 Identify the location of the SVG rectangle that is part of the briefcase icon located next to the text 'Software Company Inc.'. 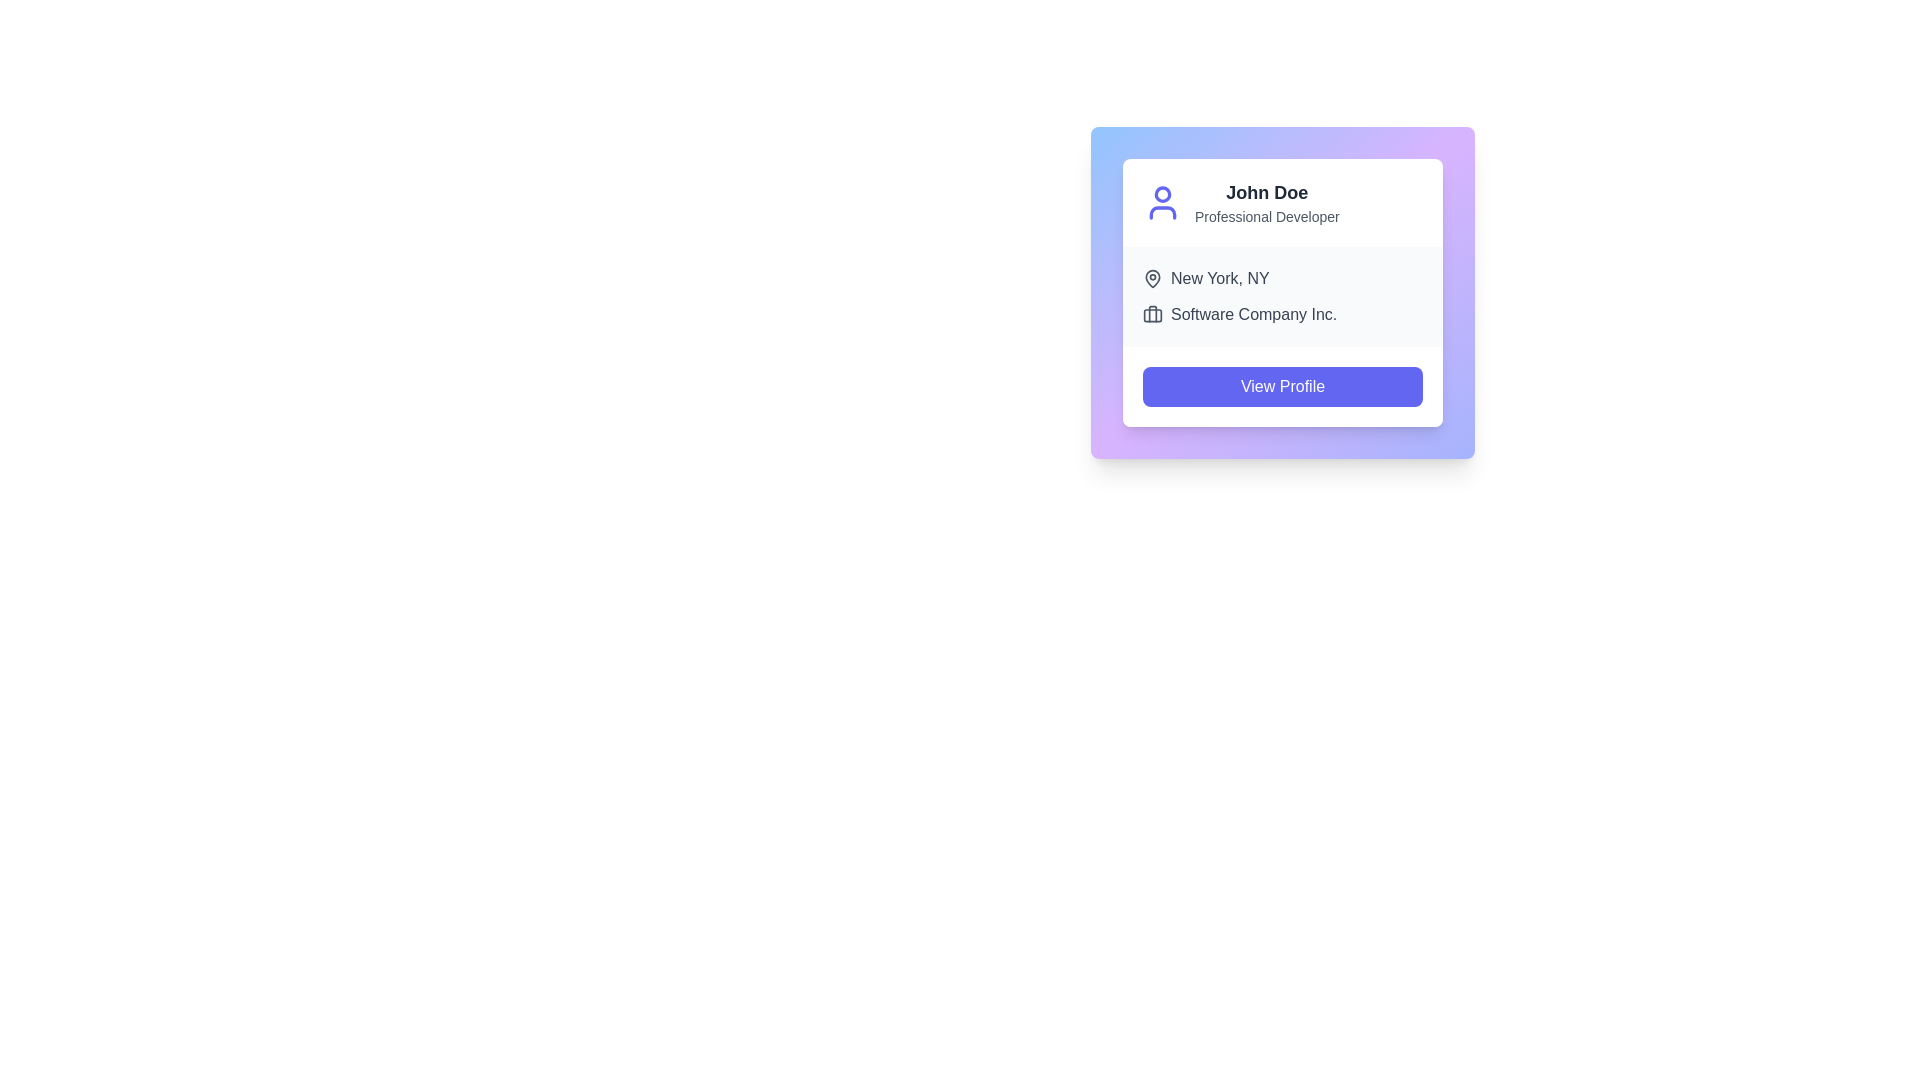
(1152, 315).